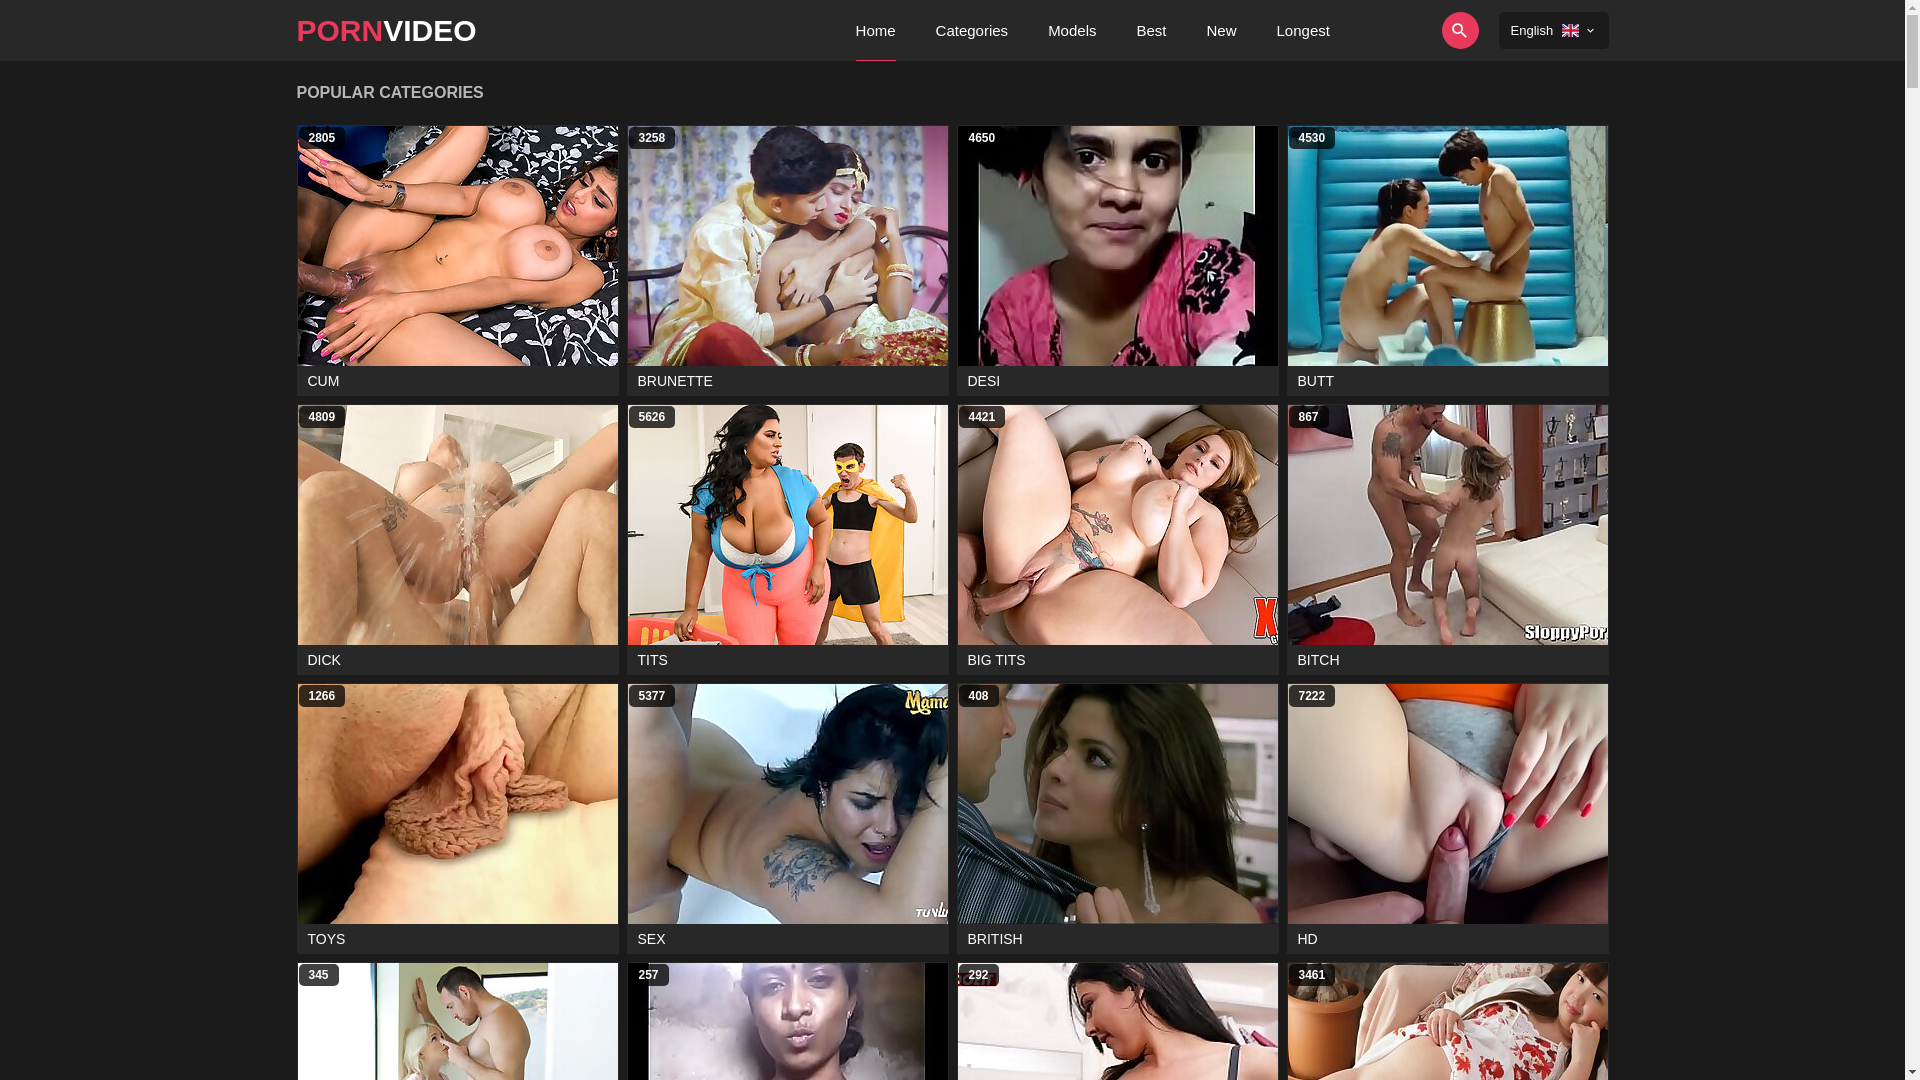  Describe the element at coordinates (972, 30) in the screenshot. I see `'Categories'` at that location.